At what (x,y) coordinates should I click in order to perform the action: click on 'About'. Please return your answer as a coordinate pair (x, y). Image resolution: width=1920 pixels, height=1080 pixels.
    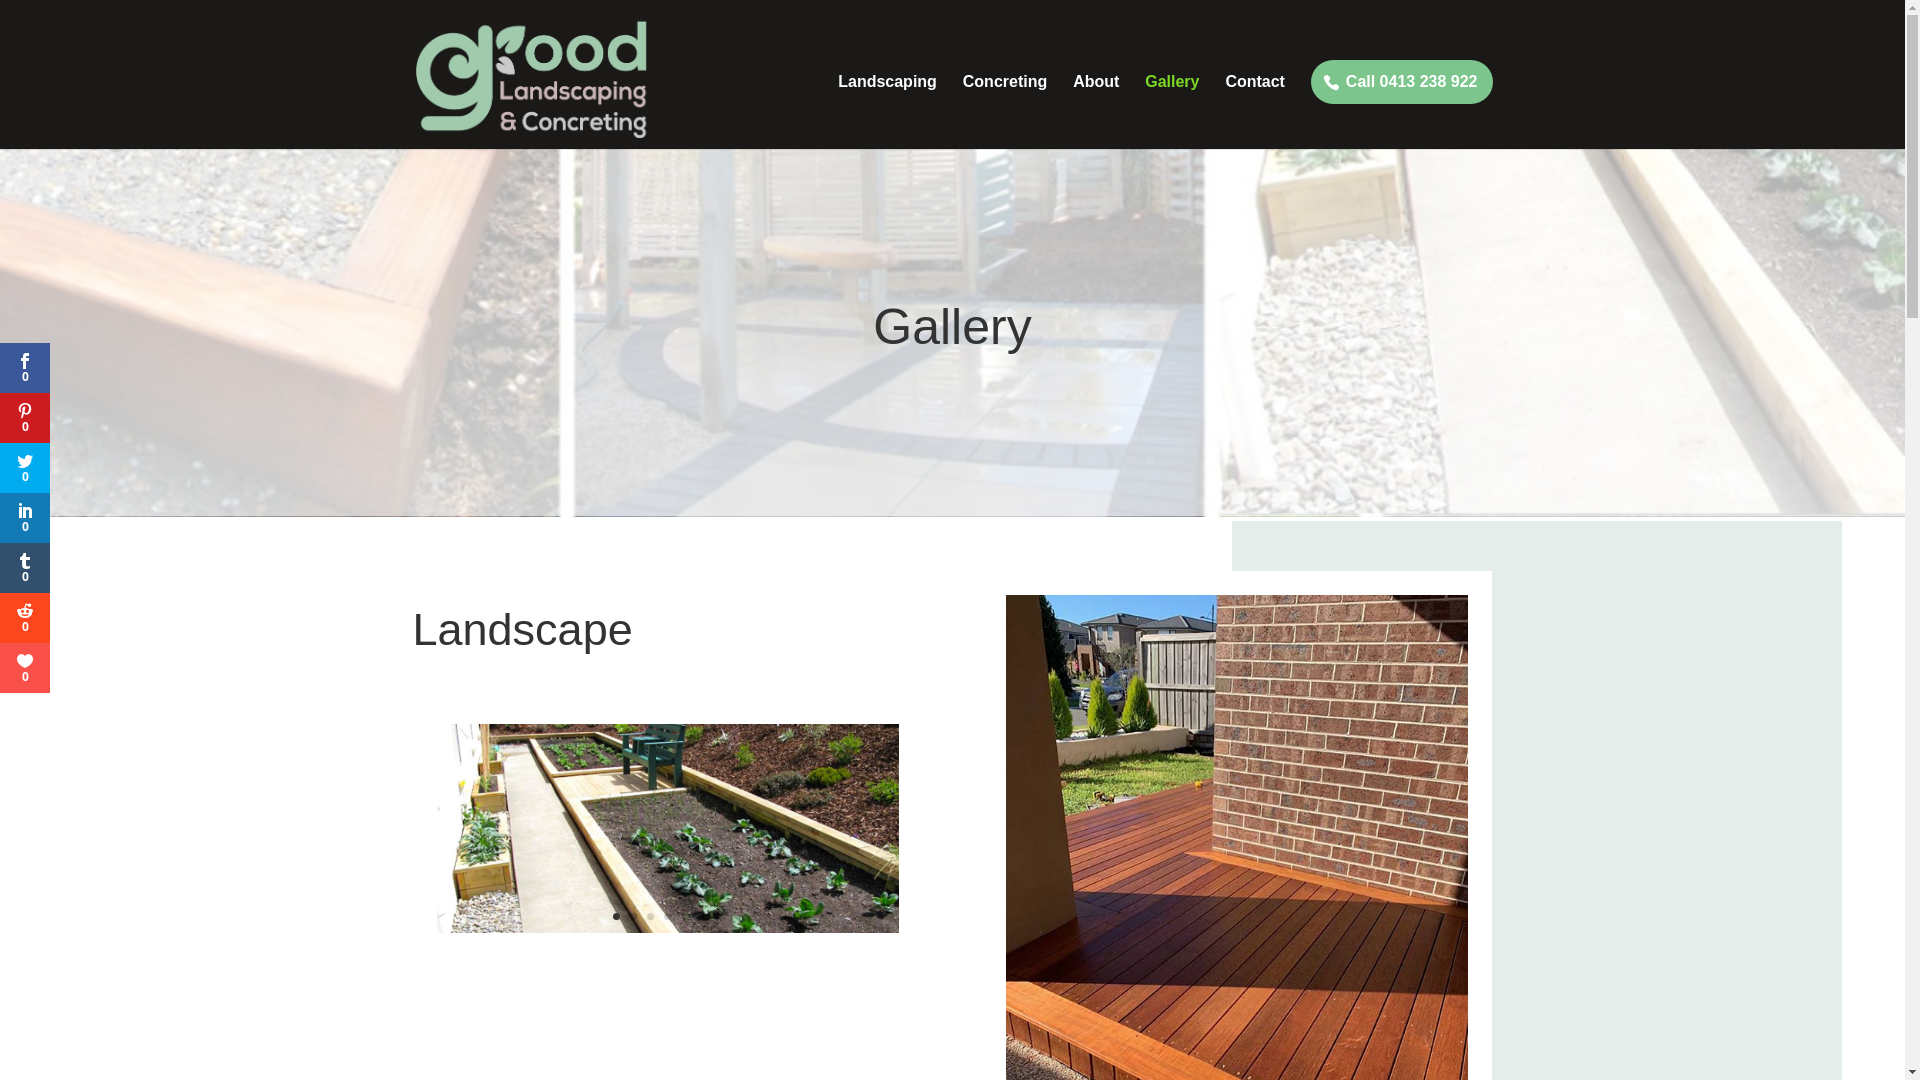
    Looking at the image, I should click on (1094, 111).